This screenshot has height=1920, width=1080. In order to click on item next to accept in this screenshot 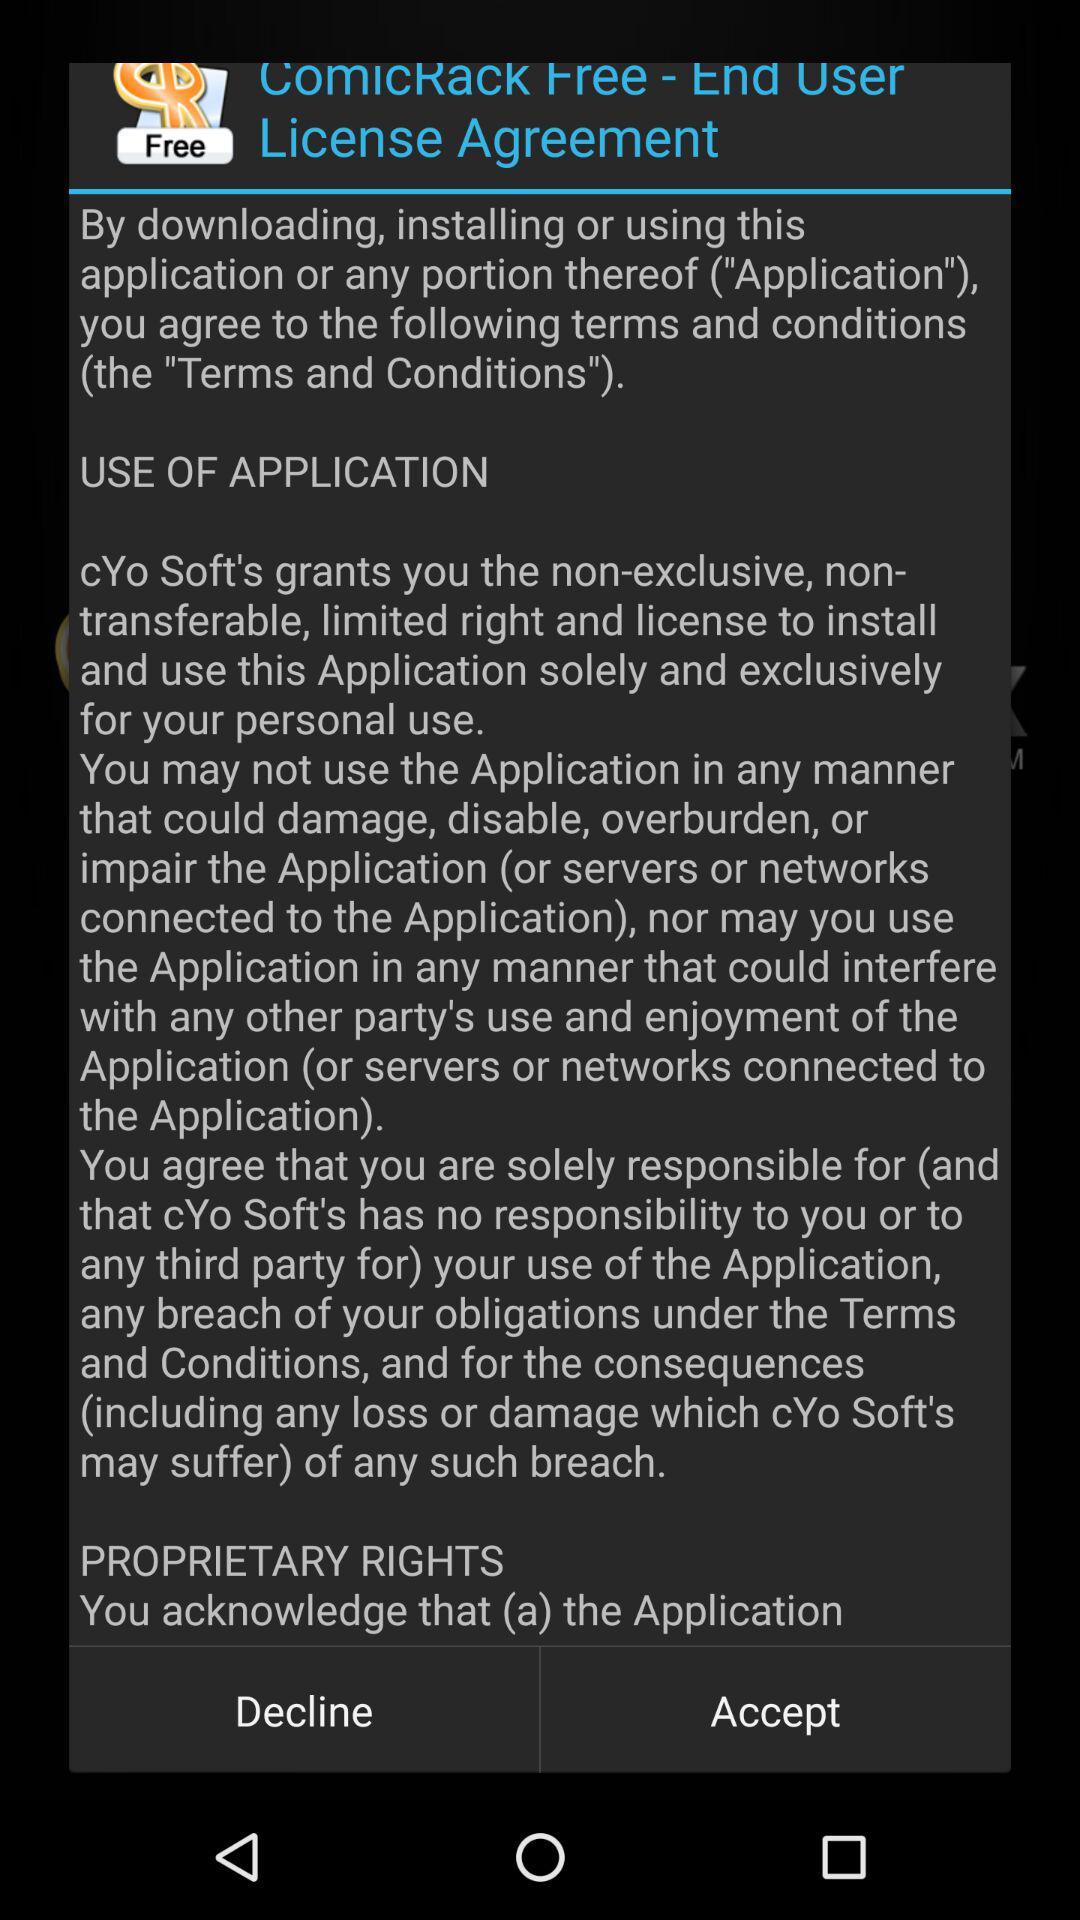, I will do `click(304, 1708)`.